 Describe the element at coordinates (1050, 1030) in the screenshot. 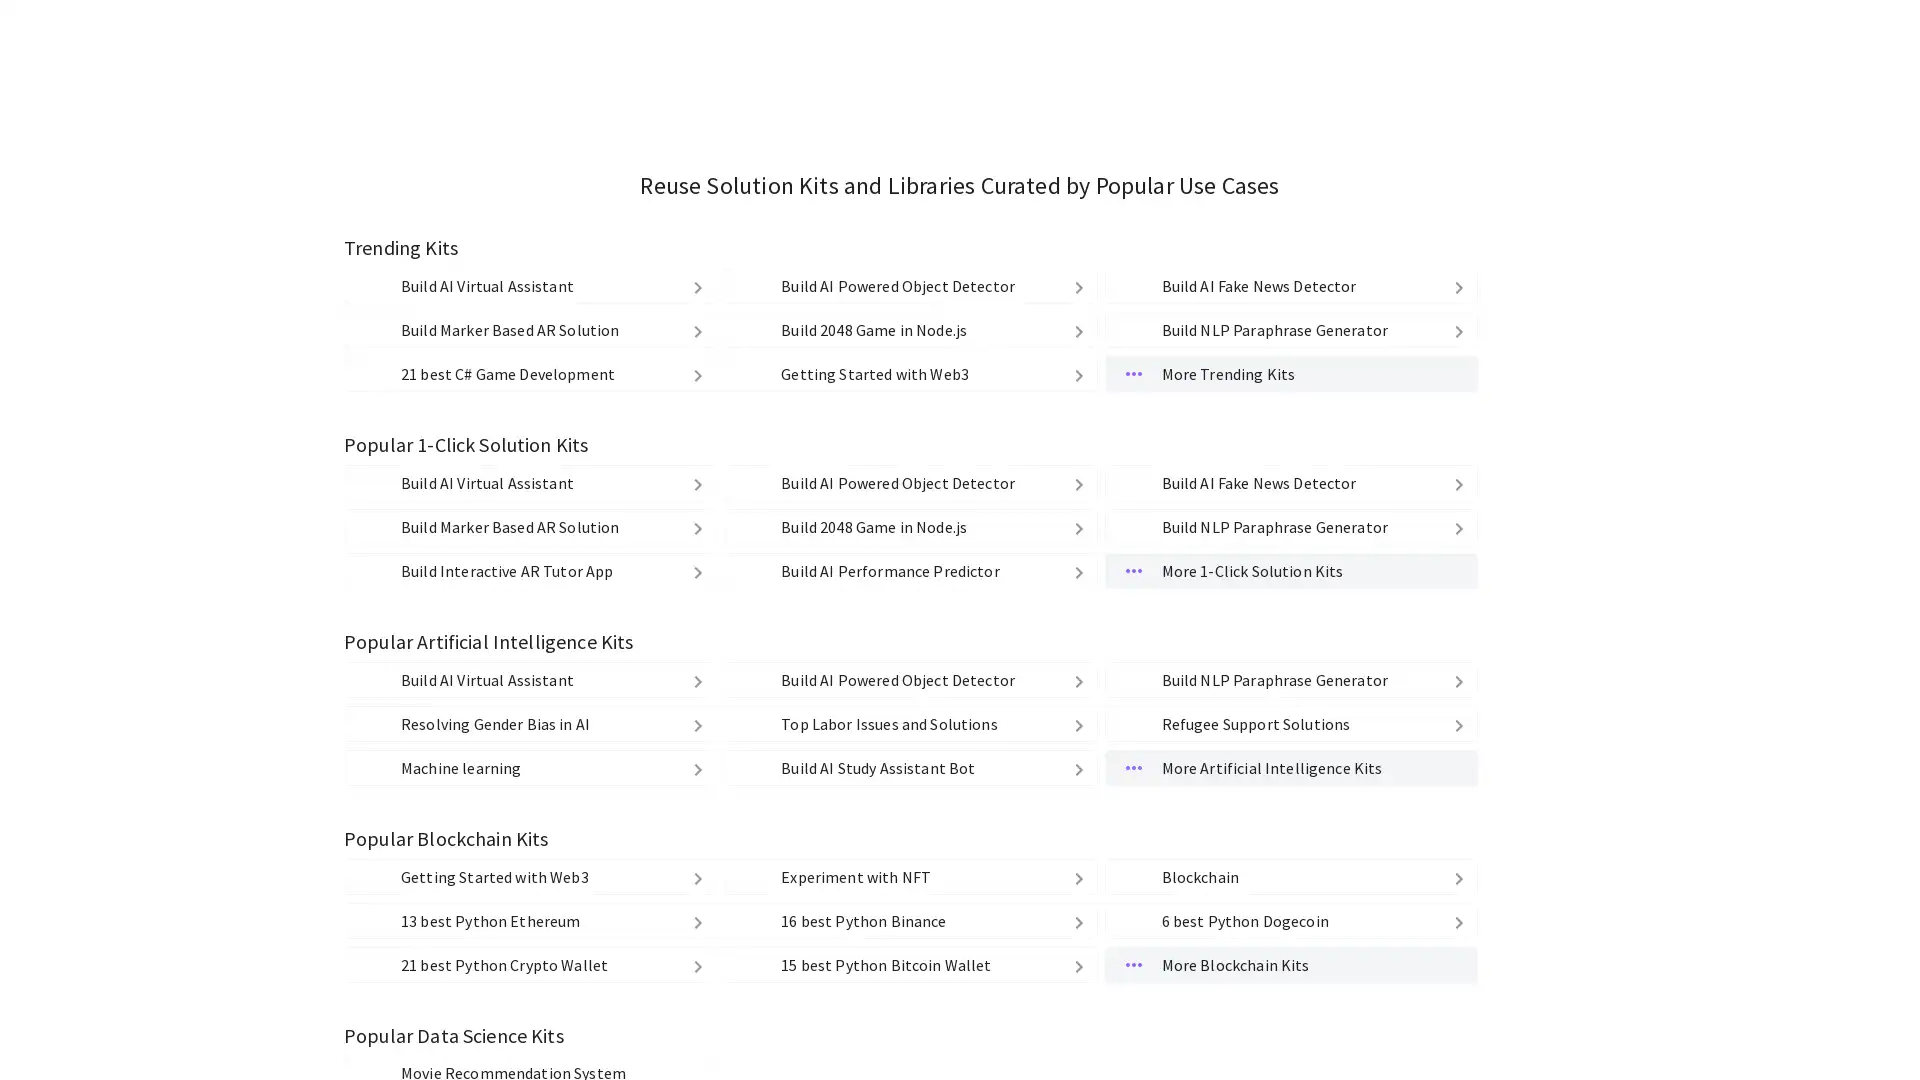

I see `delete` at that location.